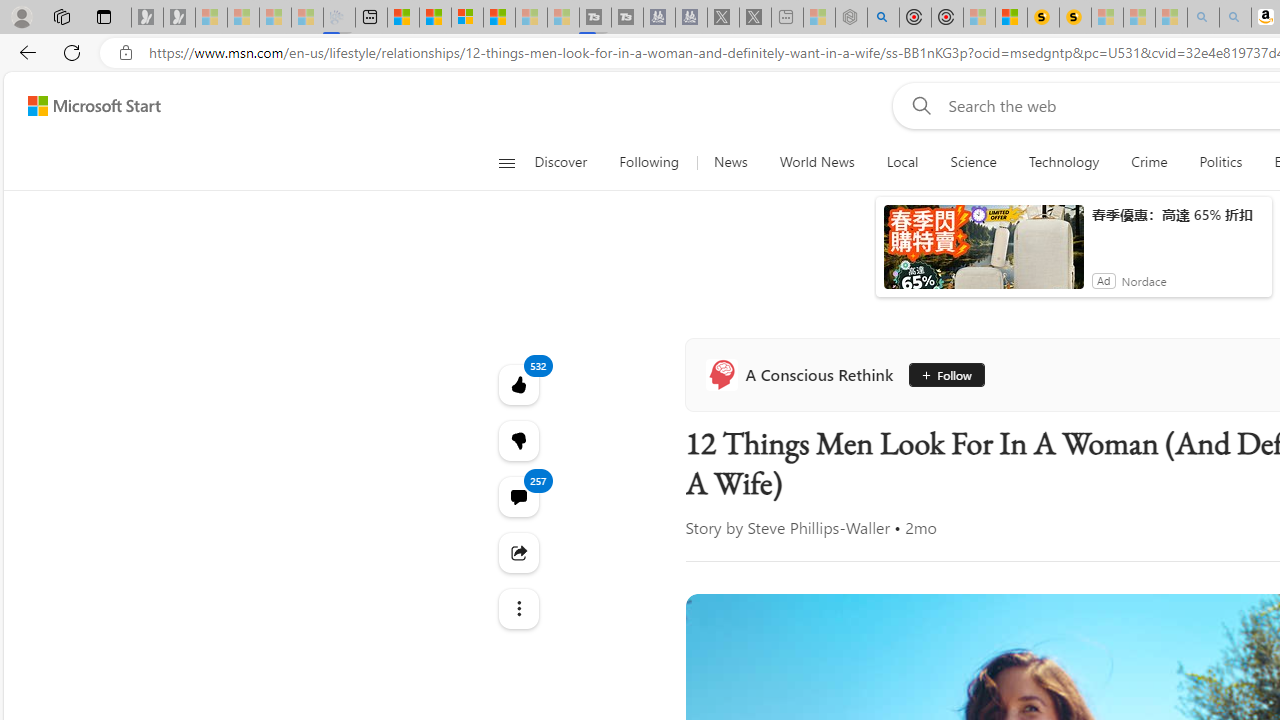 The height and width of the screenshot is (720, 1280). What do you see at coordinates (1220, 162) in the screenshot?
I see `'Politics'` at bounding box center [1220, 162].